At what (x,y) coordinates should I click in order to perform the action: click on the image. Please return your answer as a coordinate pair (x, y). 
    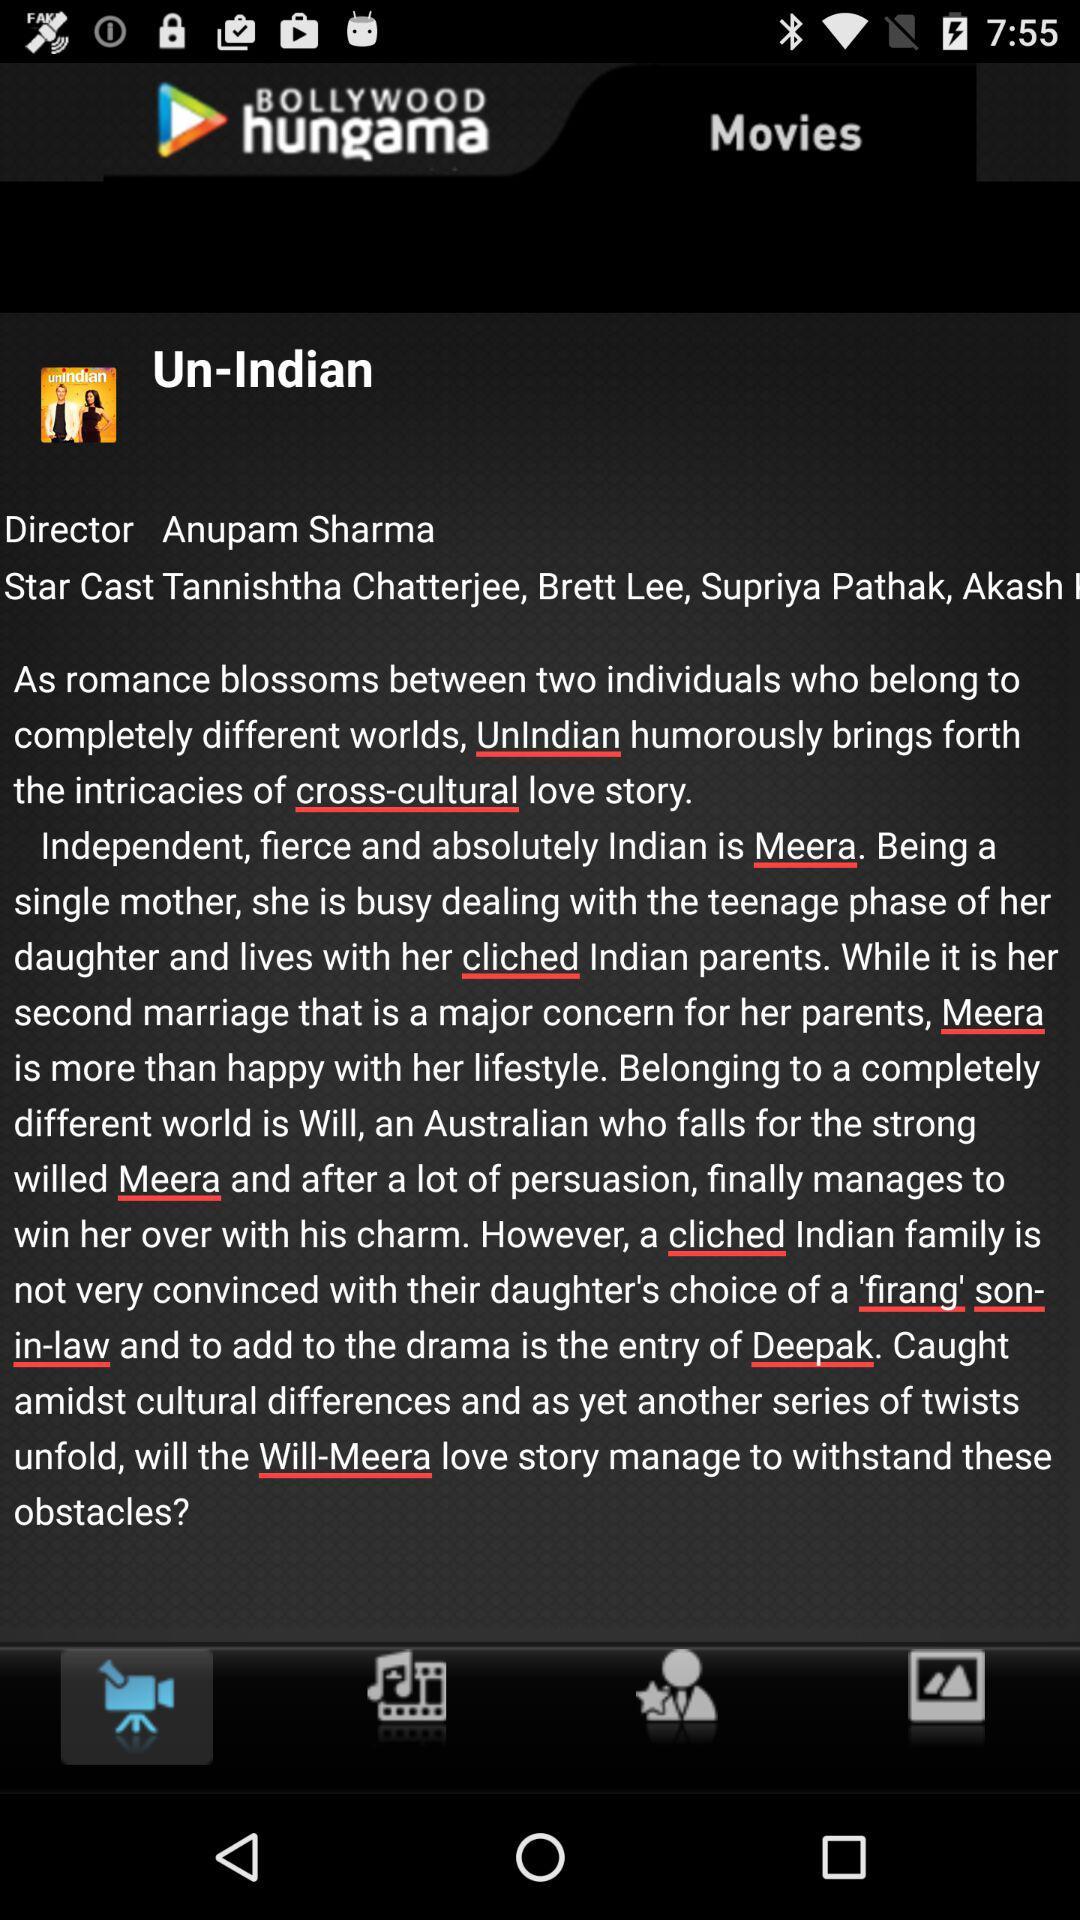
    Looking at the image, I should click on (945, 1698).